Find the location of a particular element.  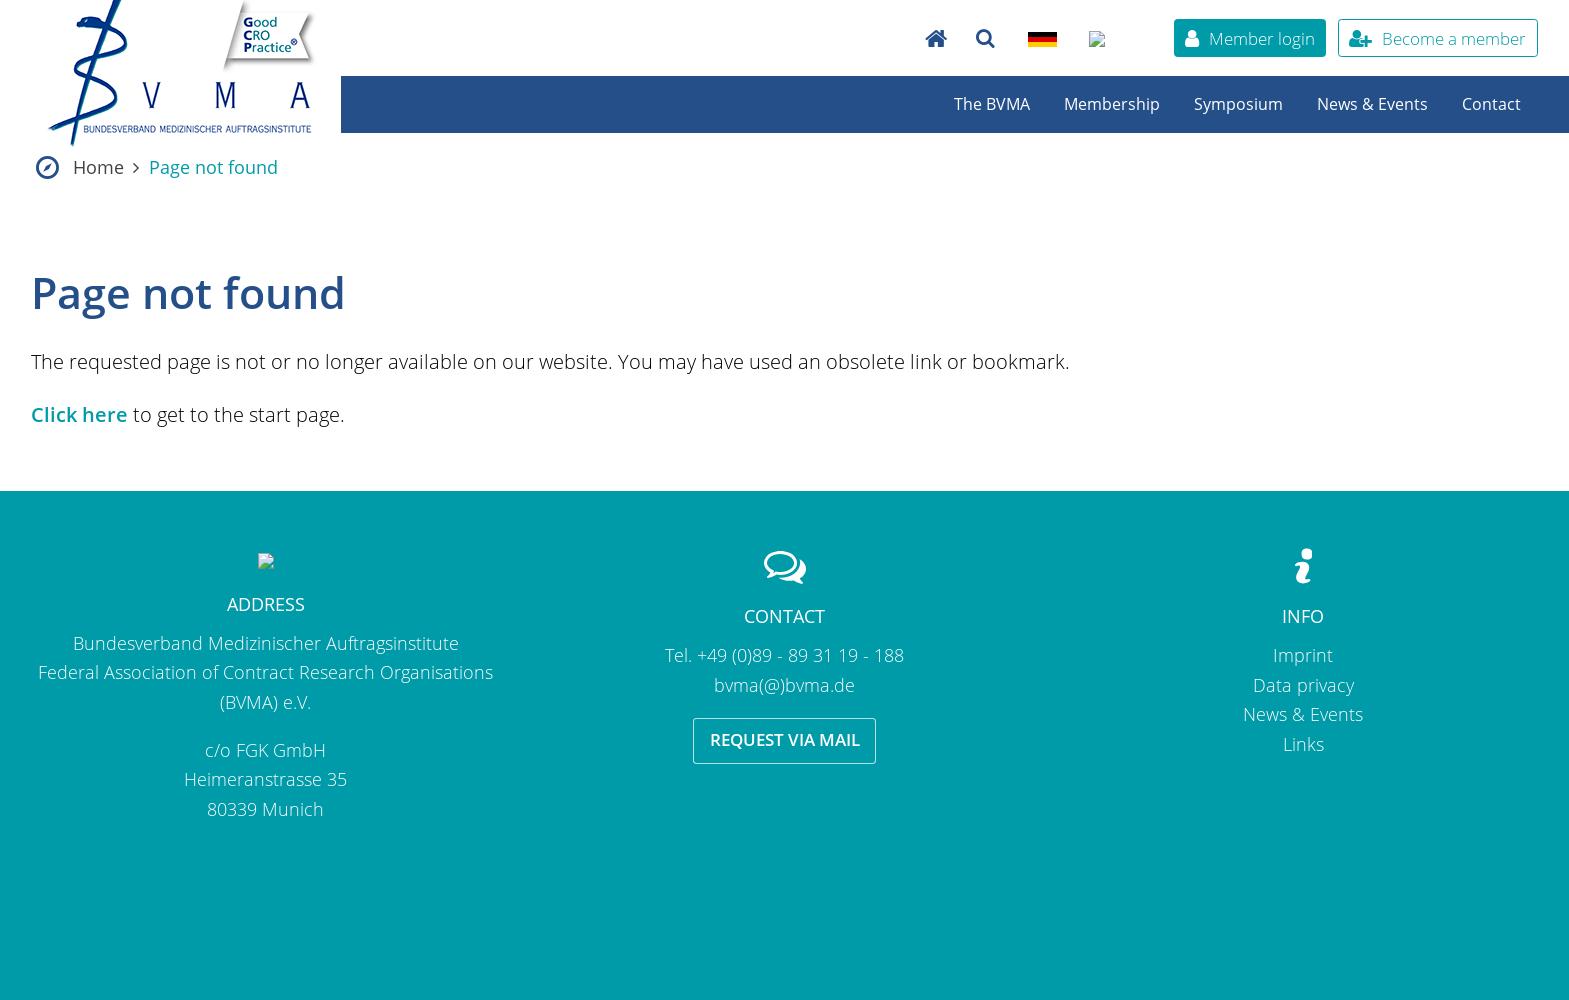

'Membership' is located at coordinates (1111, 102).